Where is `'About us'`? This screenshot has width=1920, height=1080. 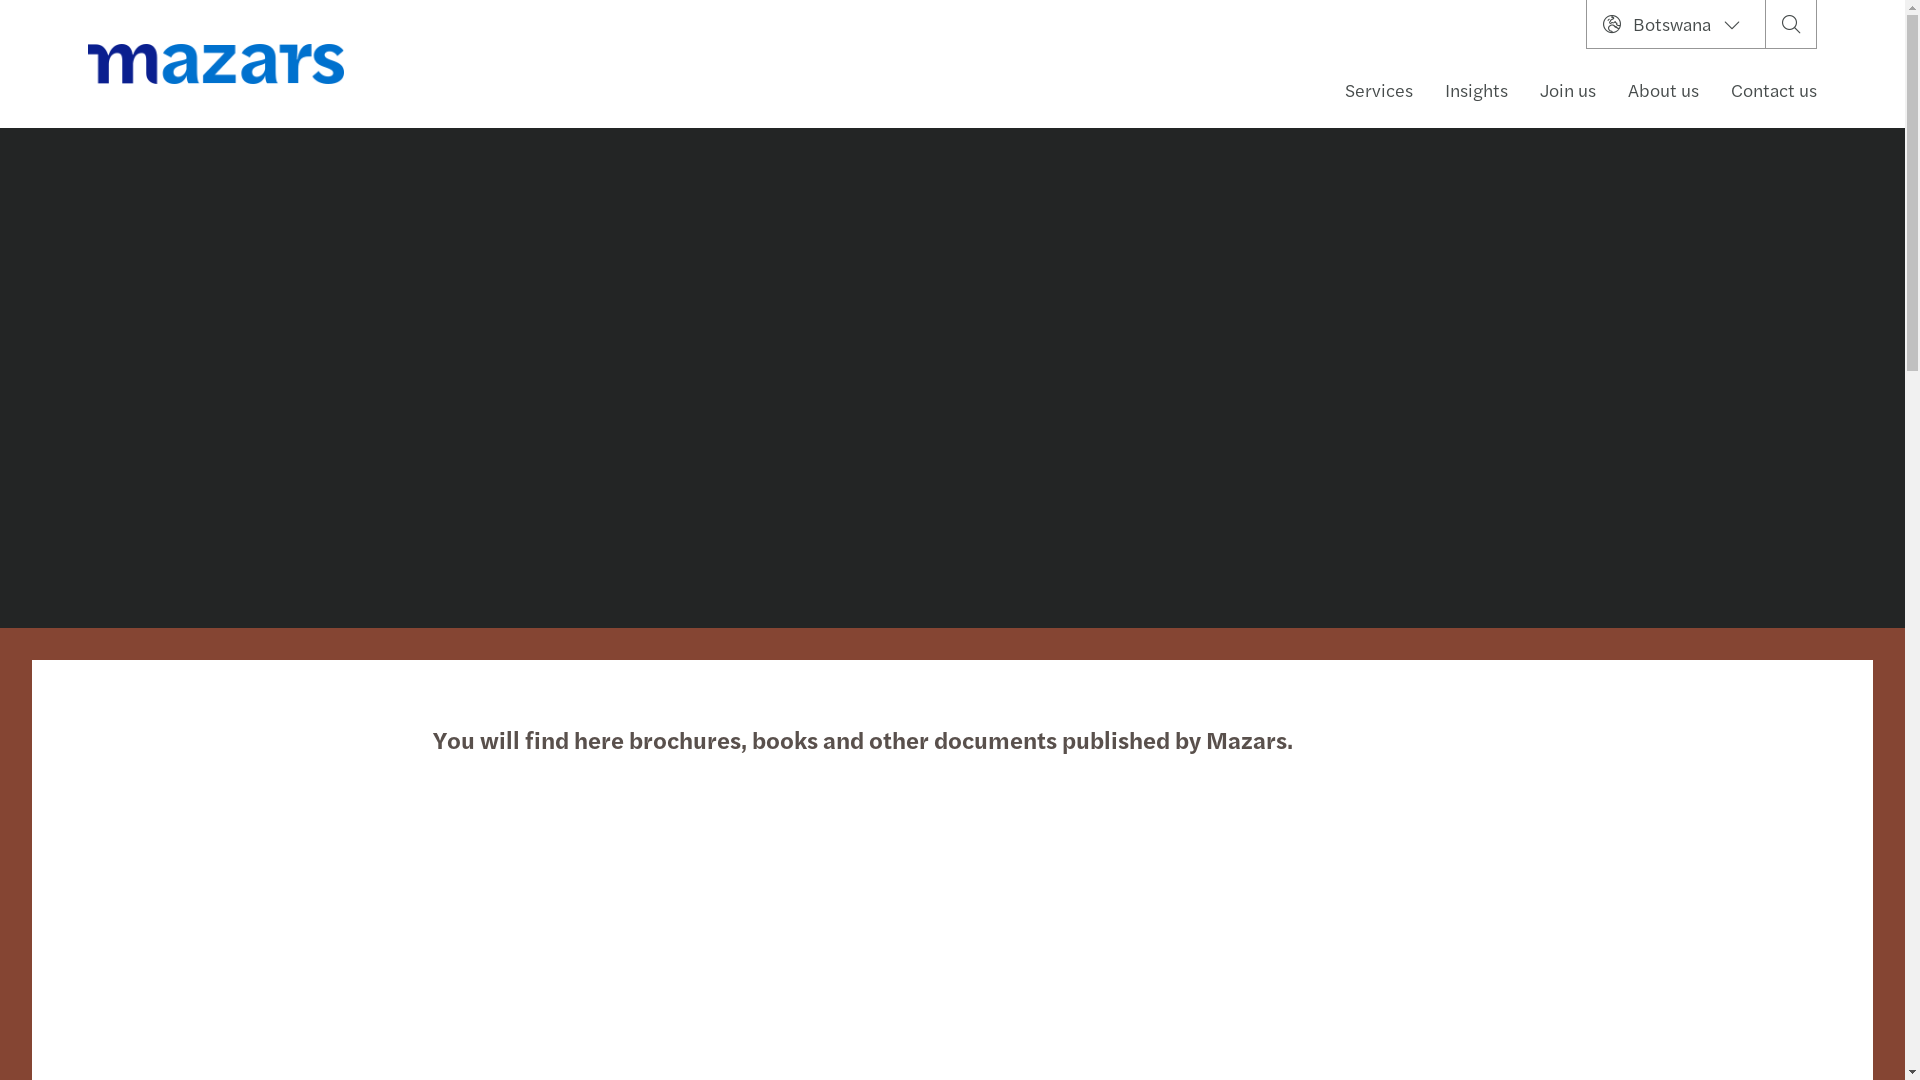
'About us' is located at coordinates (1663, 88).